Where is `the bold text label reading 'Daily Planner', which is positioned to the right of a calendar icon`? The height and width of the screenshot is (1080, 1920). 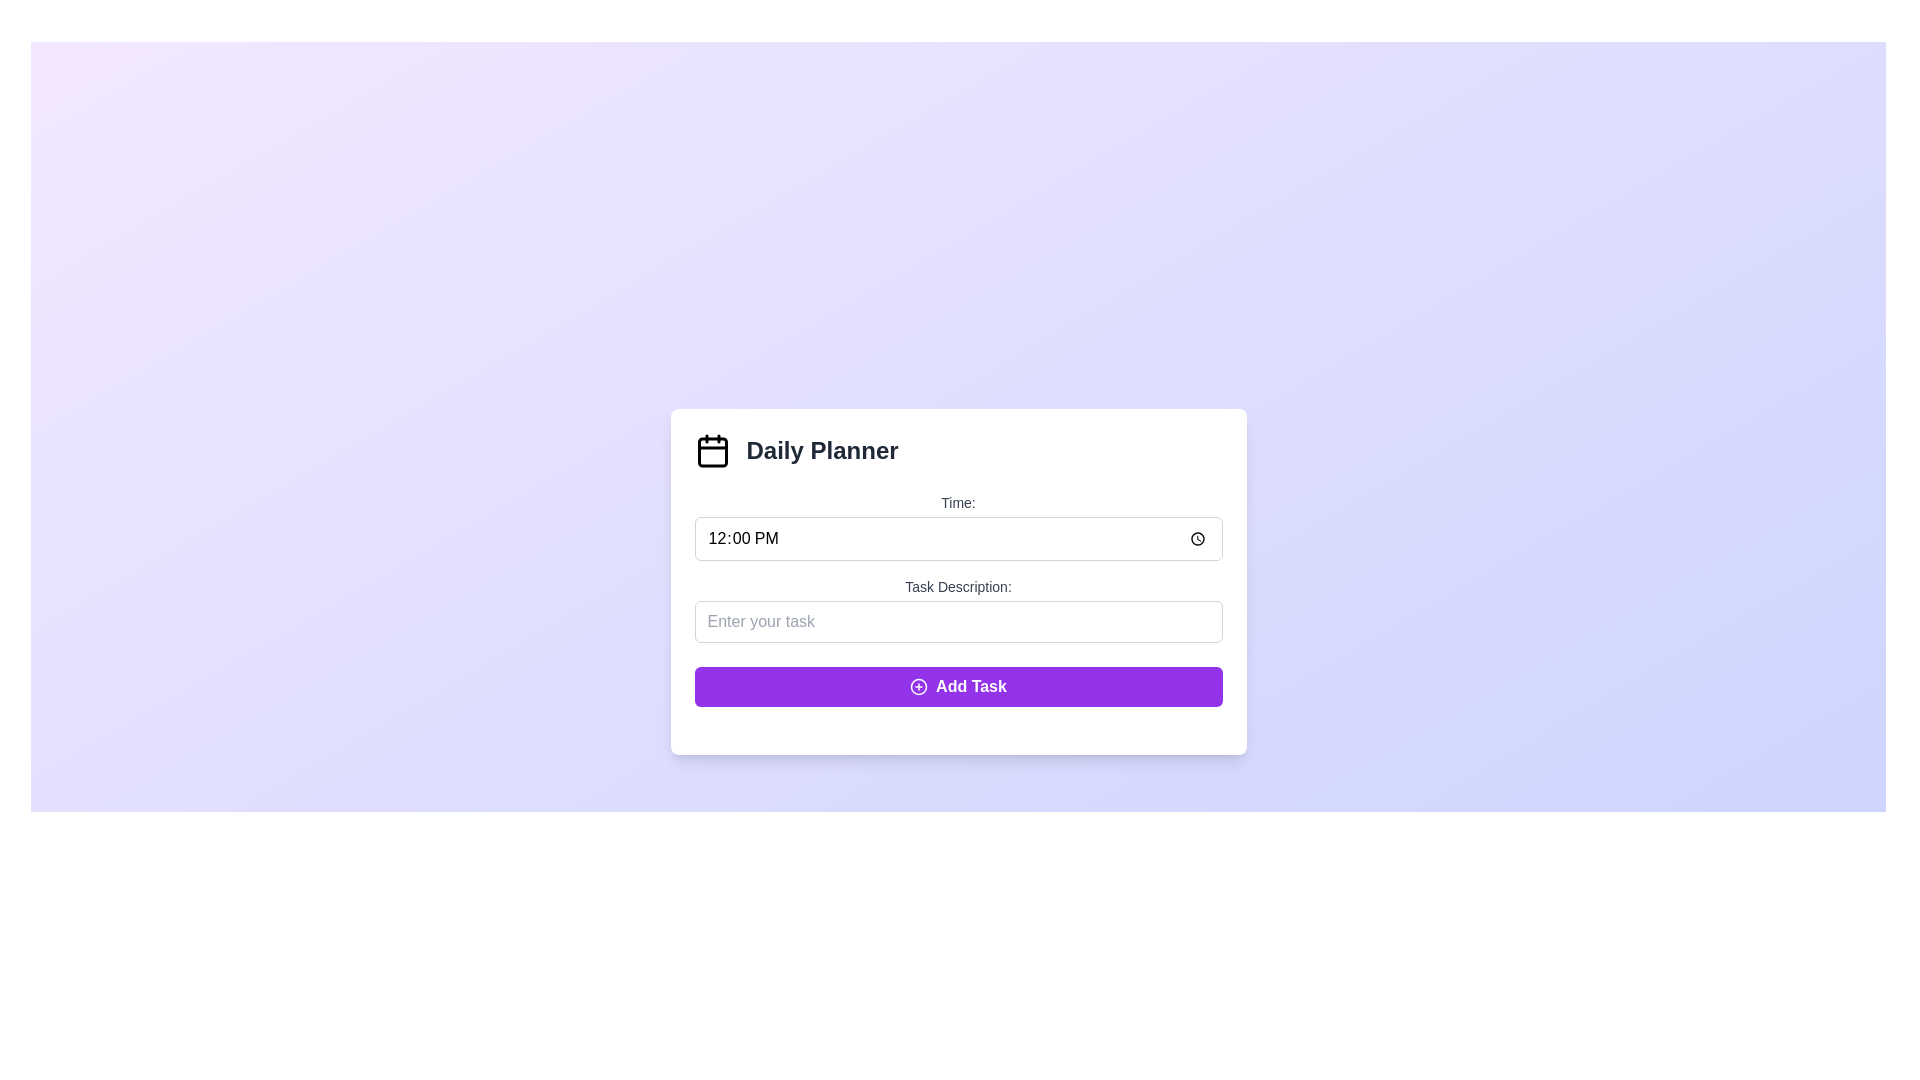
the bold text label reading 'Daily Planner', which is positioned to the right of a calendar icon is located at coordinates (822, 451).